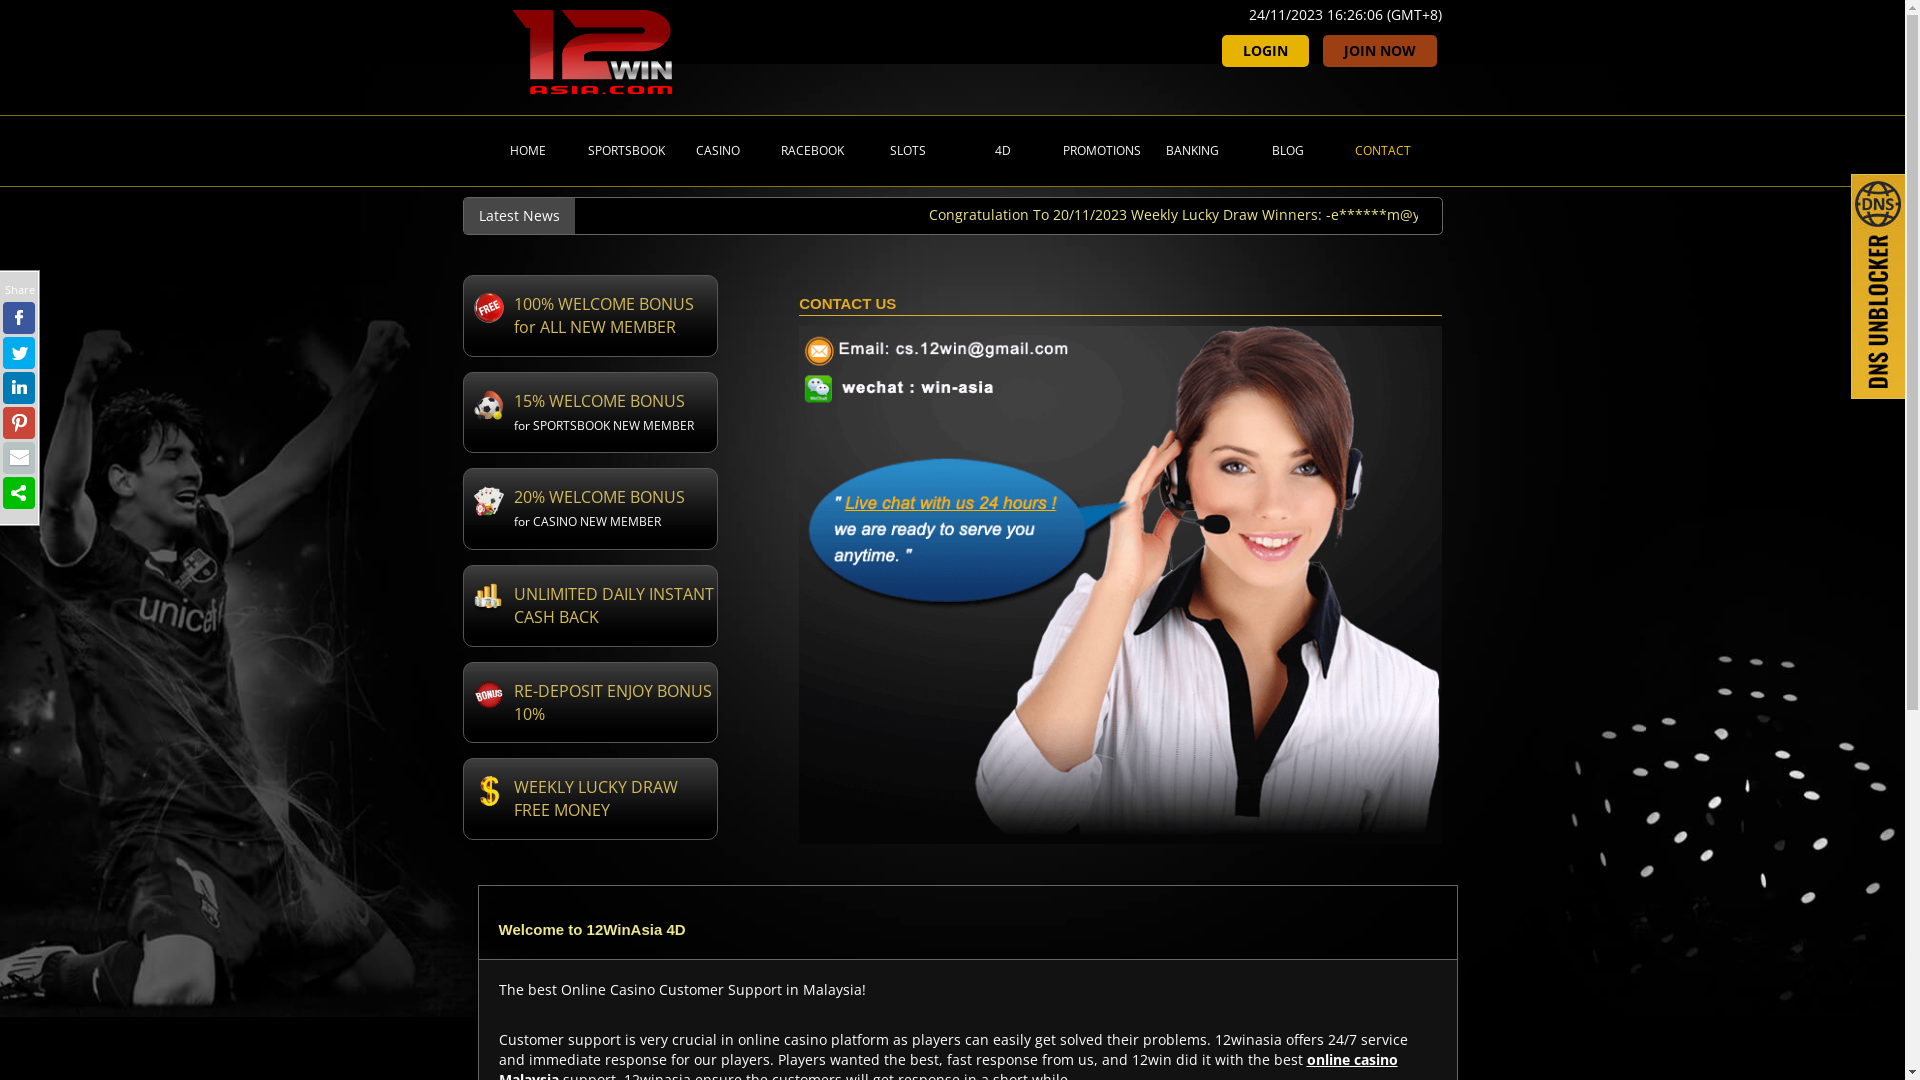 The width and height of the screenshot is (1920, 1080). I want to click on 'RE-DEPOSIT ENJOY BONUS 10%', so click(588, 701).